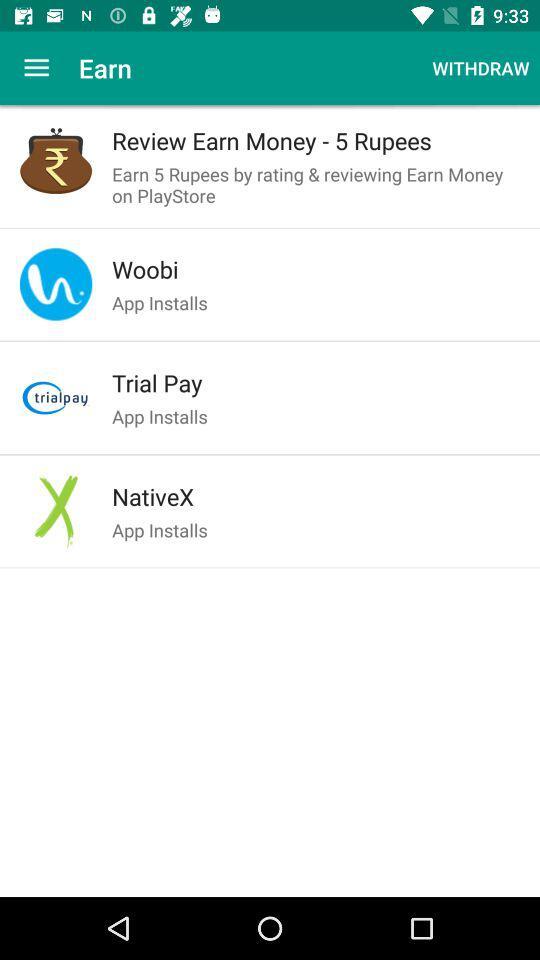 The image size is (540, 960). Describe the element at coordinates (479, 68) in the screenshot. I see `the withdraw item` at that location.